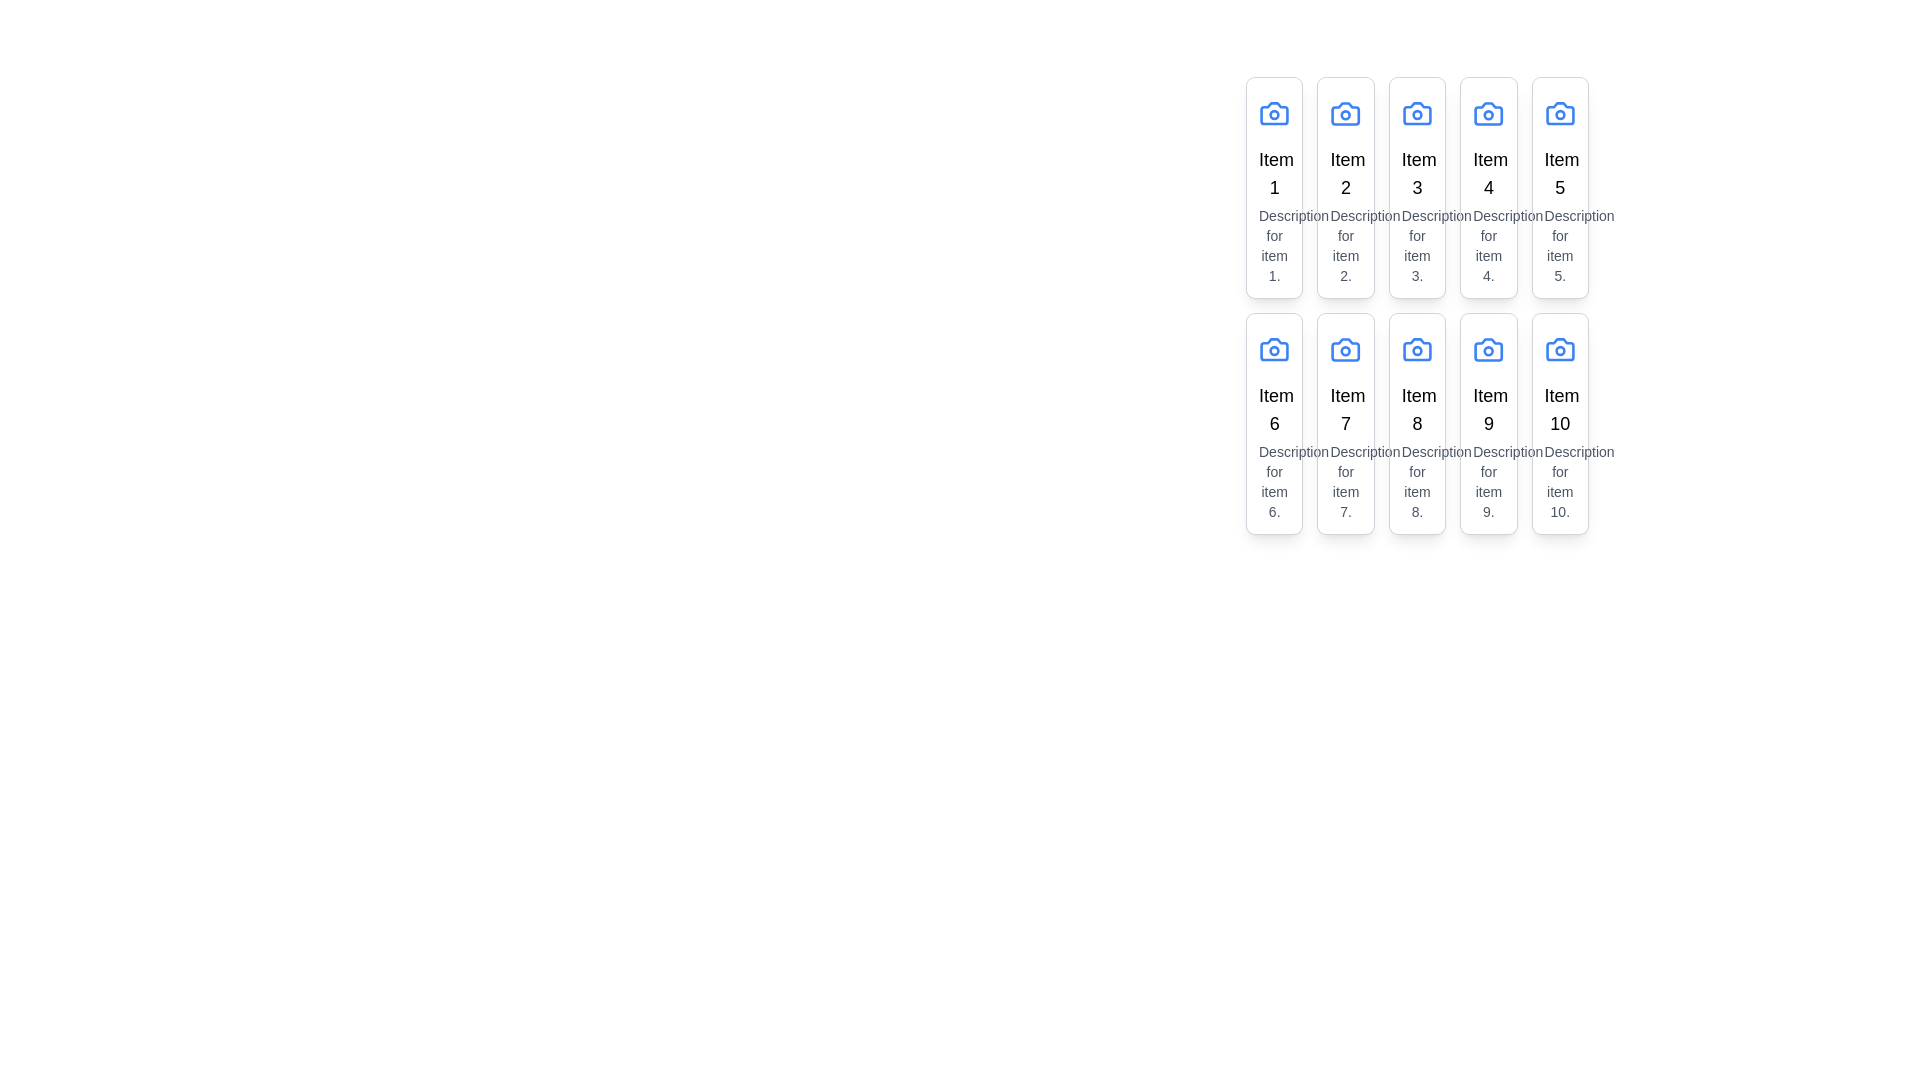 The height and width of the screenshot is (1080, 1920). Describe the element at coordinates (1416, 114) in the screenshot. I see `camera icon SVG graphic component located in the upper component of the third cell in the grid layout, positioned above 'Item 3'` at that location.